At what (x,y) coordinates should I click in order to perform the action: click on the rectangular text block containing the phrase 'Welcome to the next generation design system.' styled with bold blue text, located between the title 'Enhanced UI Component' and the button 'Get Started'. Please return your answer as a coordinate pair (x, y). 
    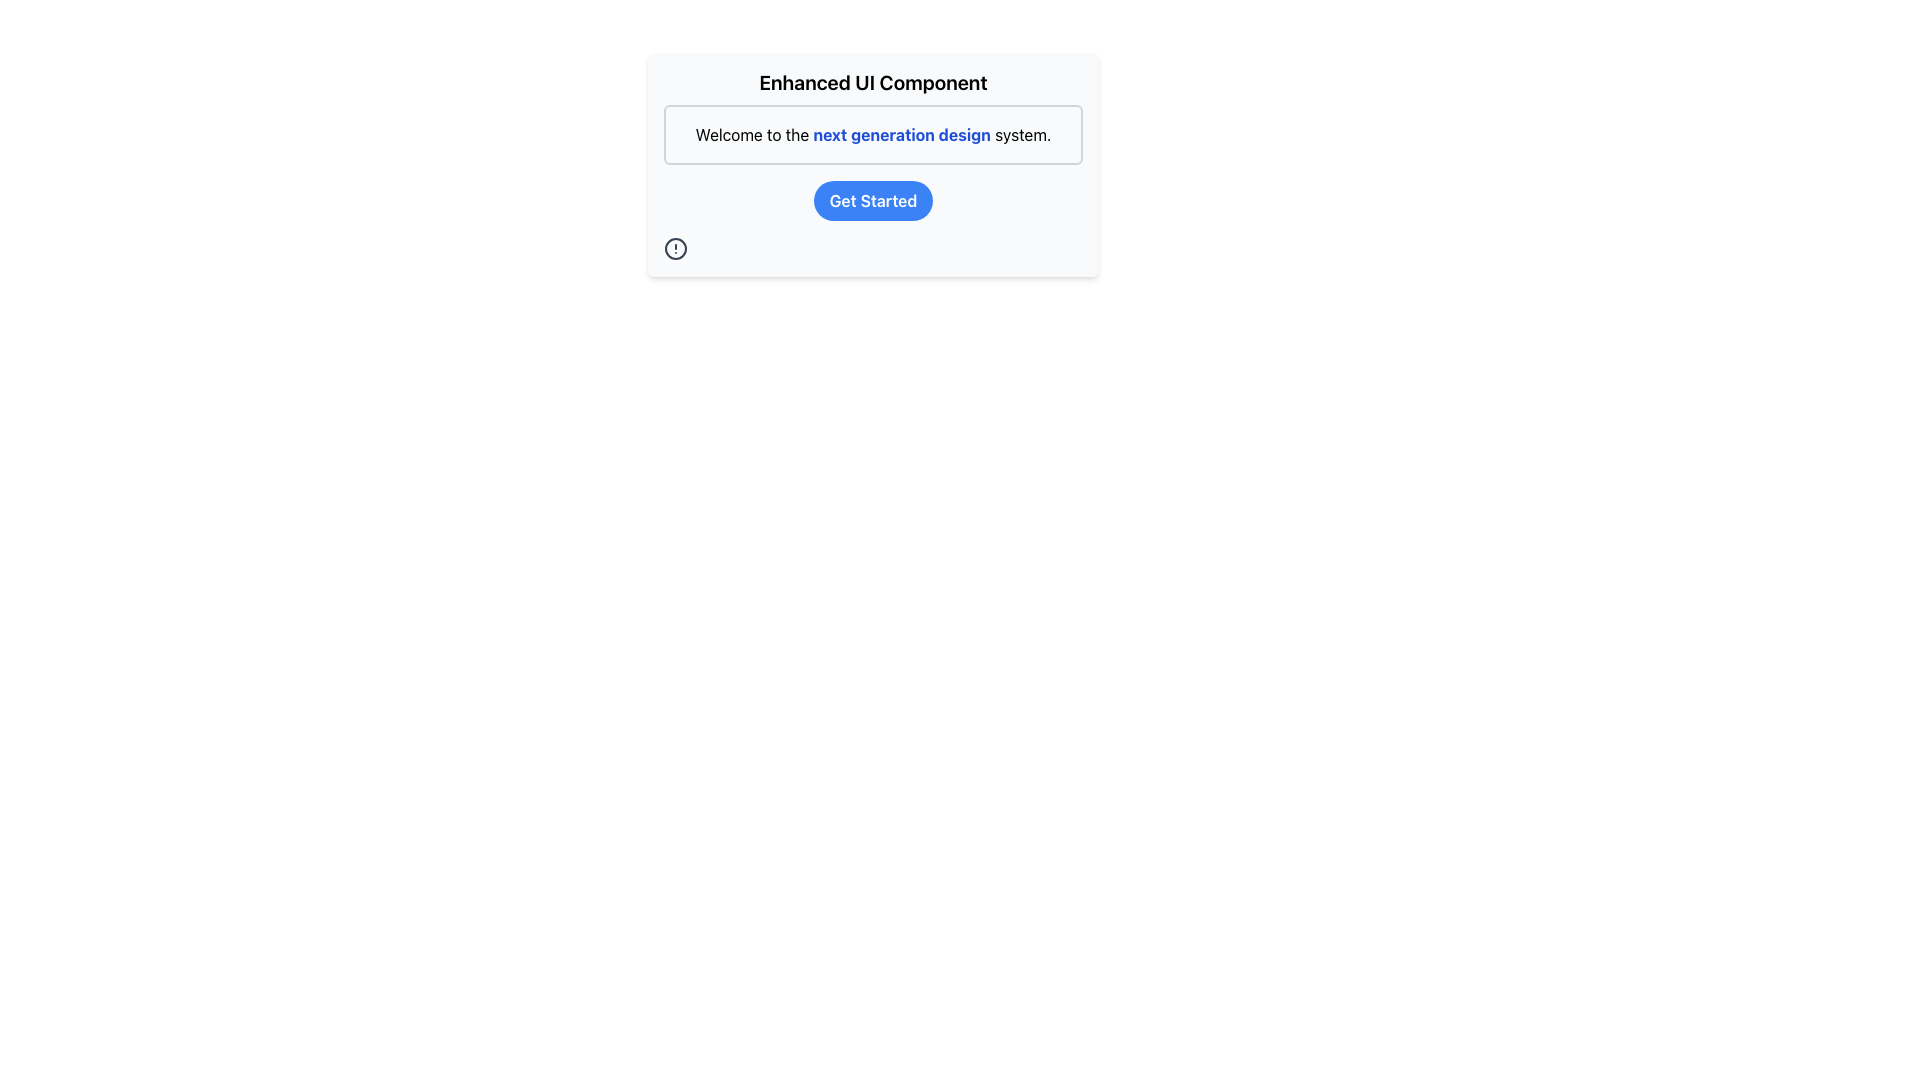
    Looking at the image, I should click on (873, 135).